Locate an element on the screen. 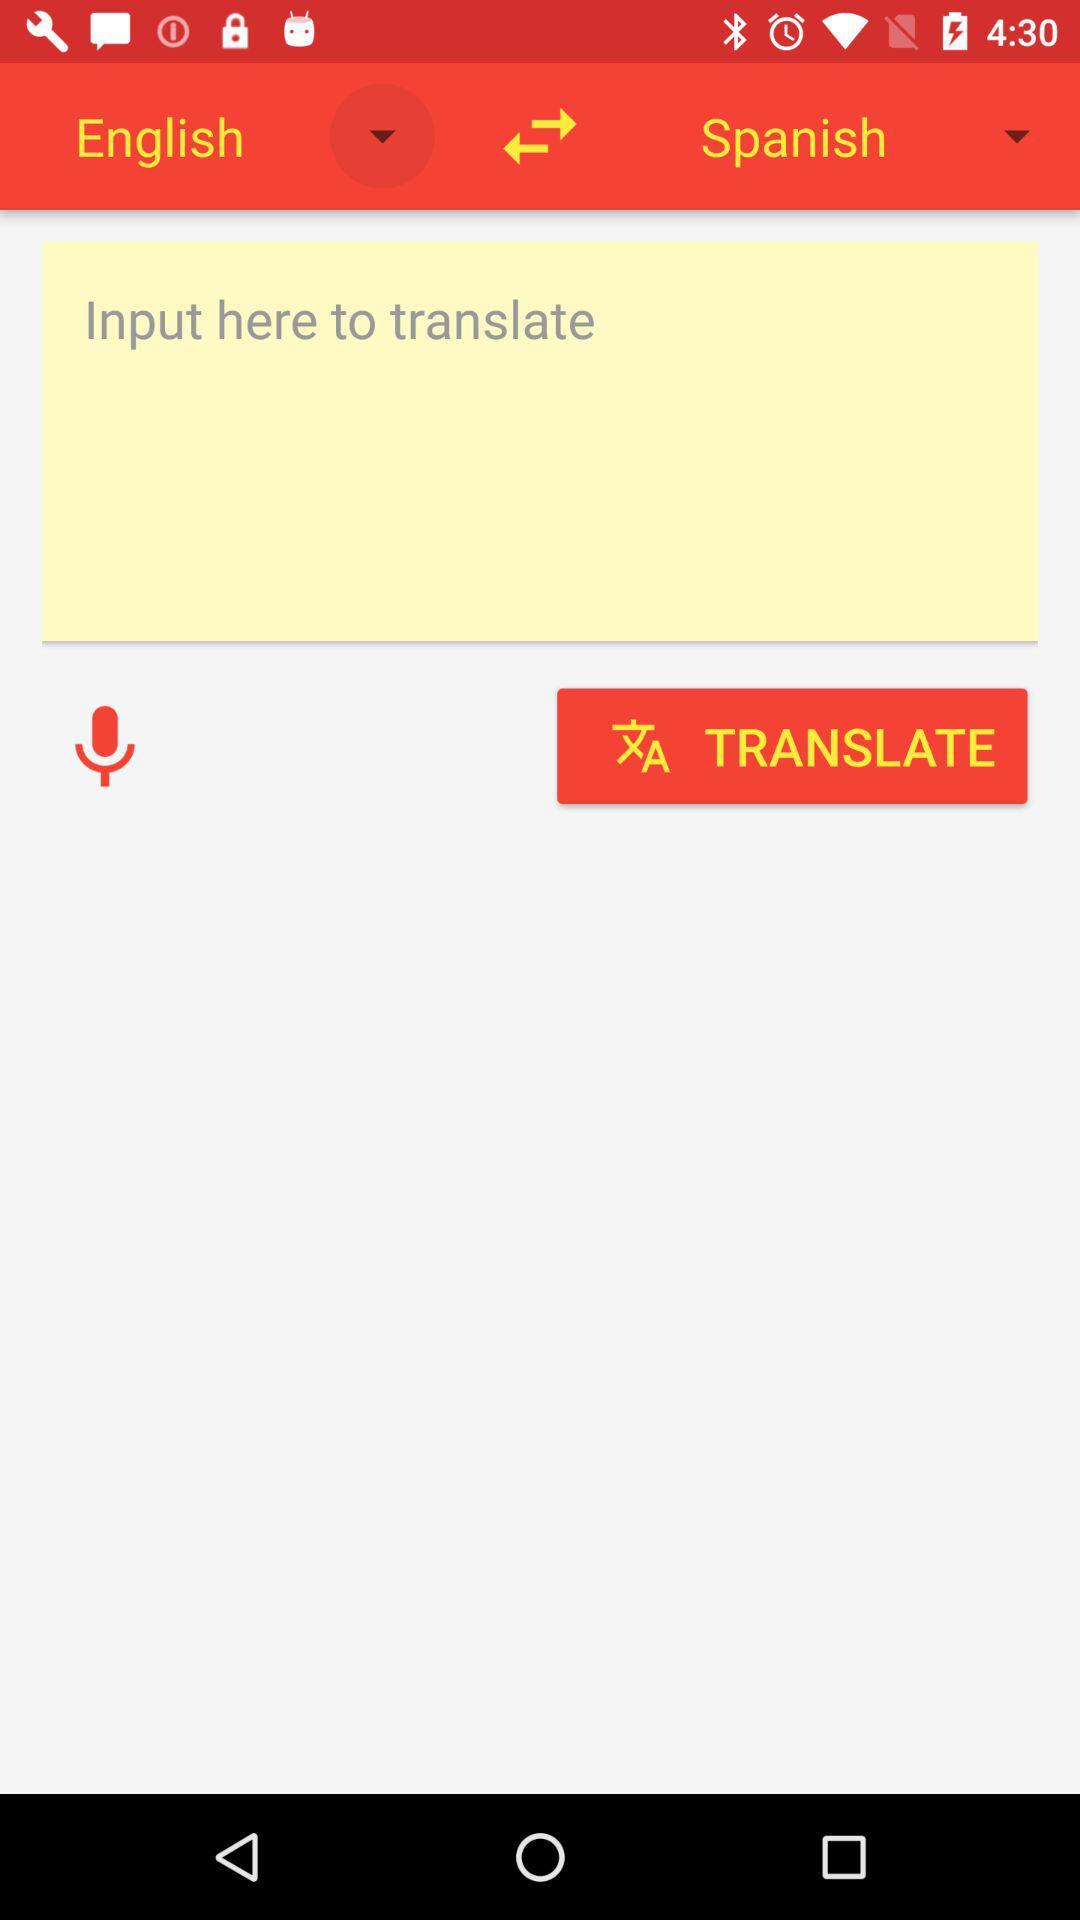 The image size is (1080, 1920). voice chatting is located at coordinates (104, 745).